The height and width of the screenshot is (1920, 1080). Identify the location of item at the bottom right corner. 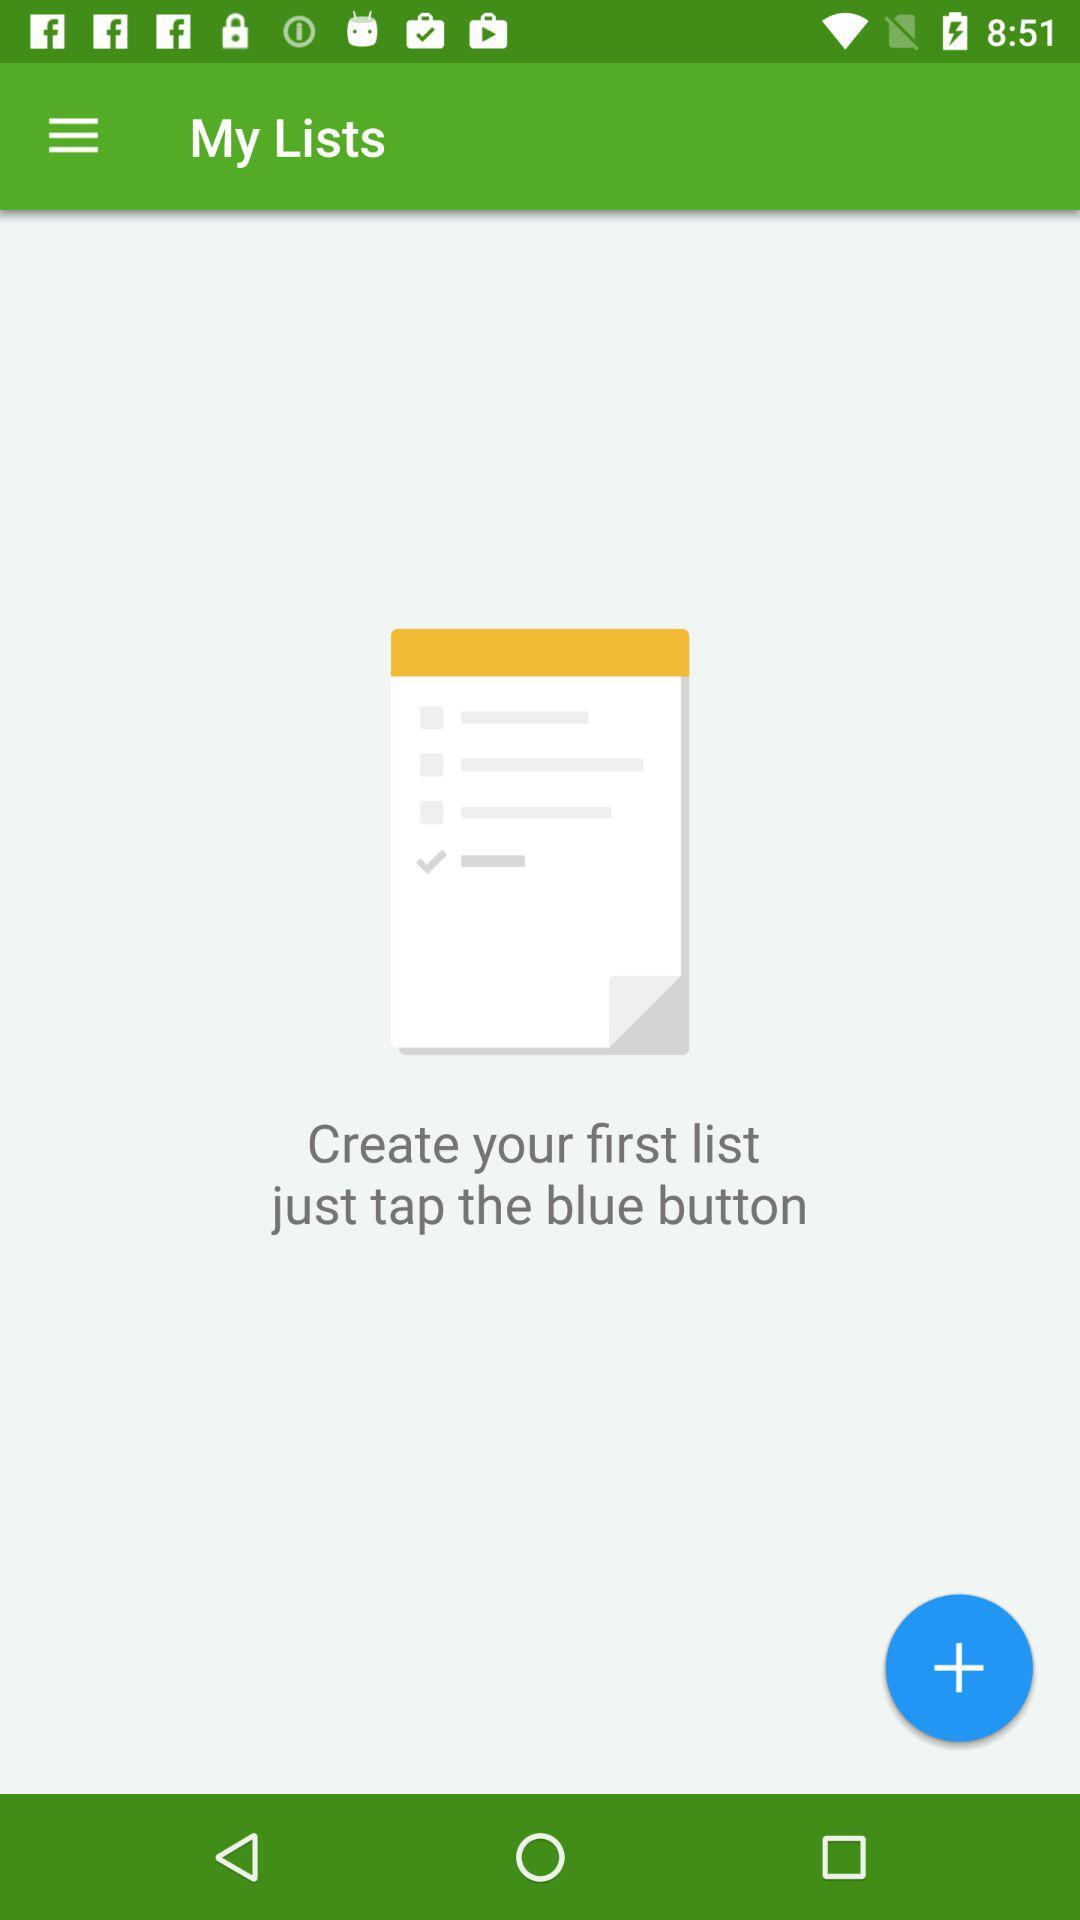
(958, 1670).